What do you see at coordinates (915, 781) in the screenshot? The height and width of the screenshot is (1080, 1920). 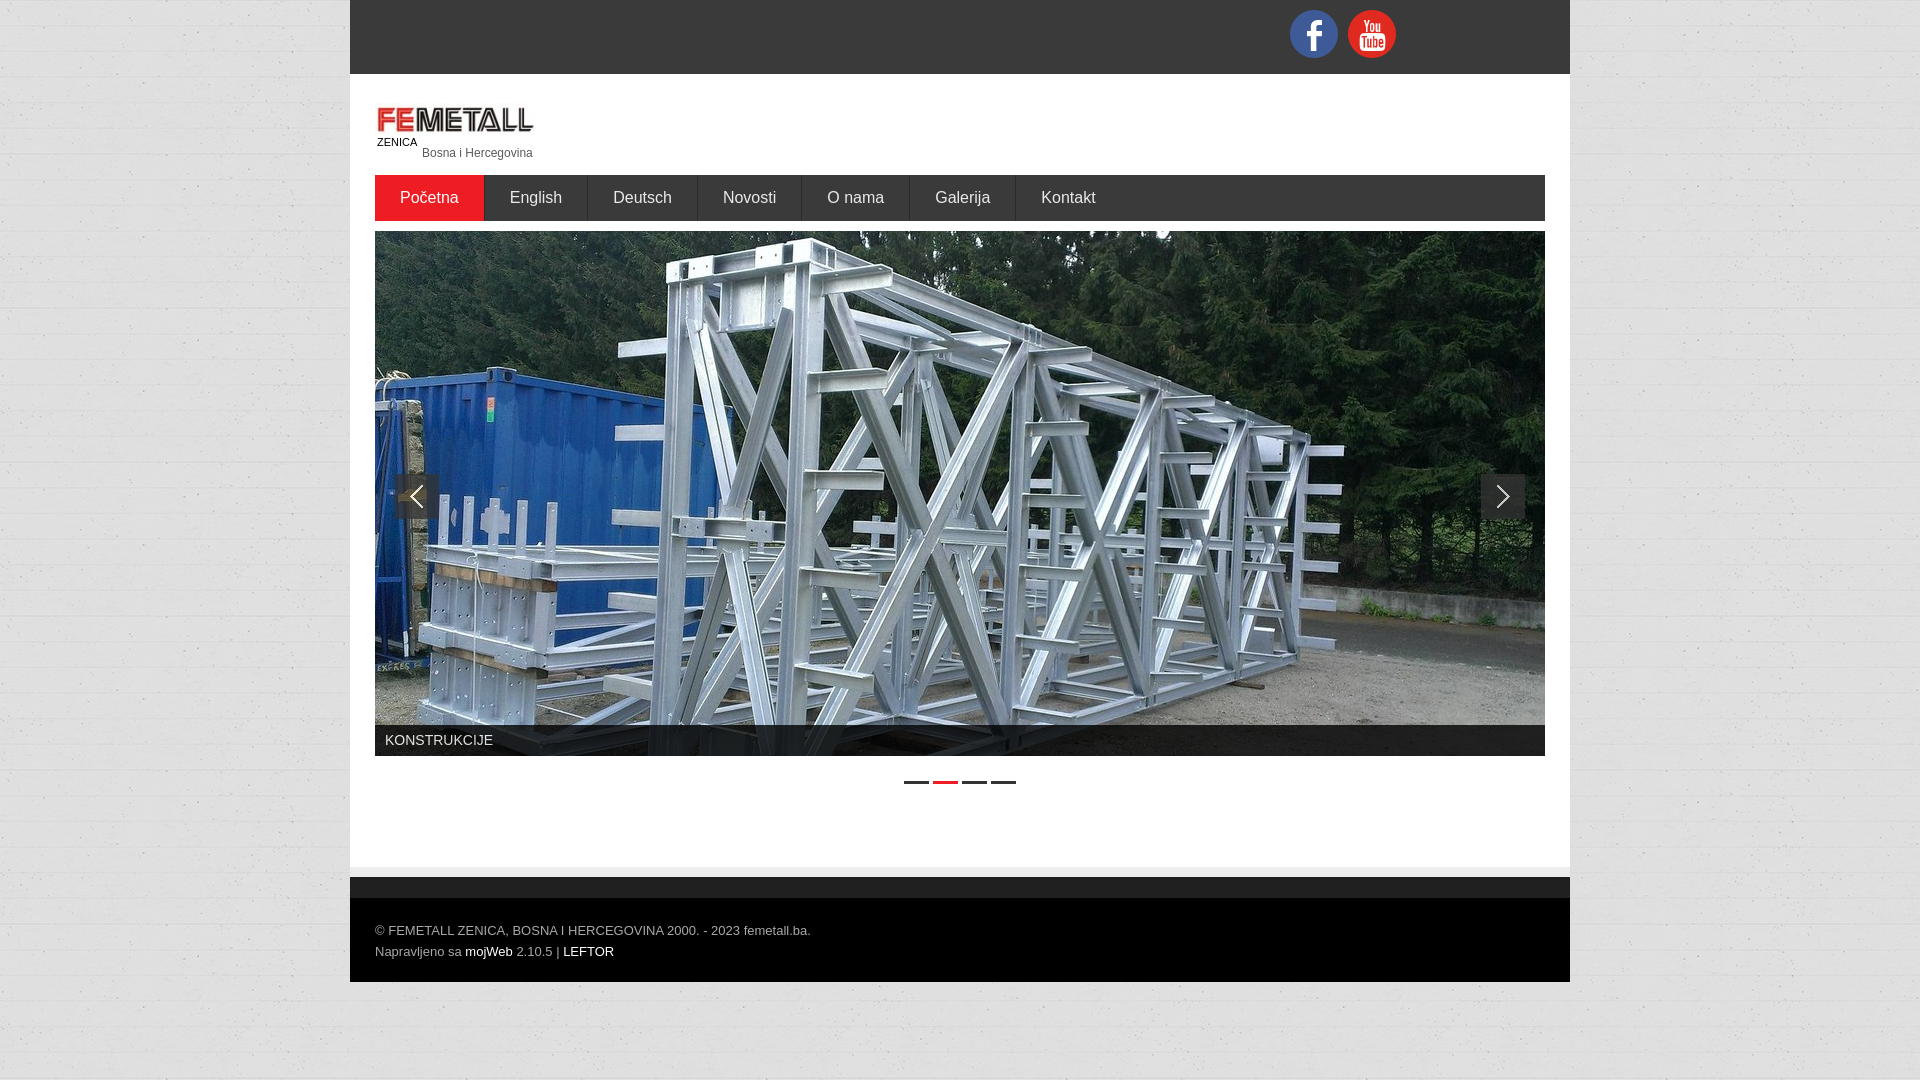 I see `'1'` at bounding box center [915, 781].